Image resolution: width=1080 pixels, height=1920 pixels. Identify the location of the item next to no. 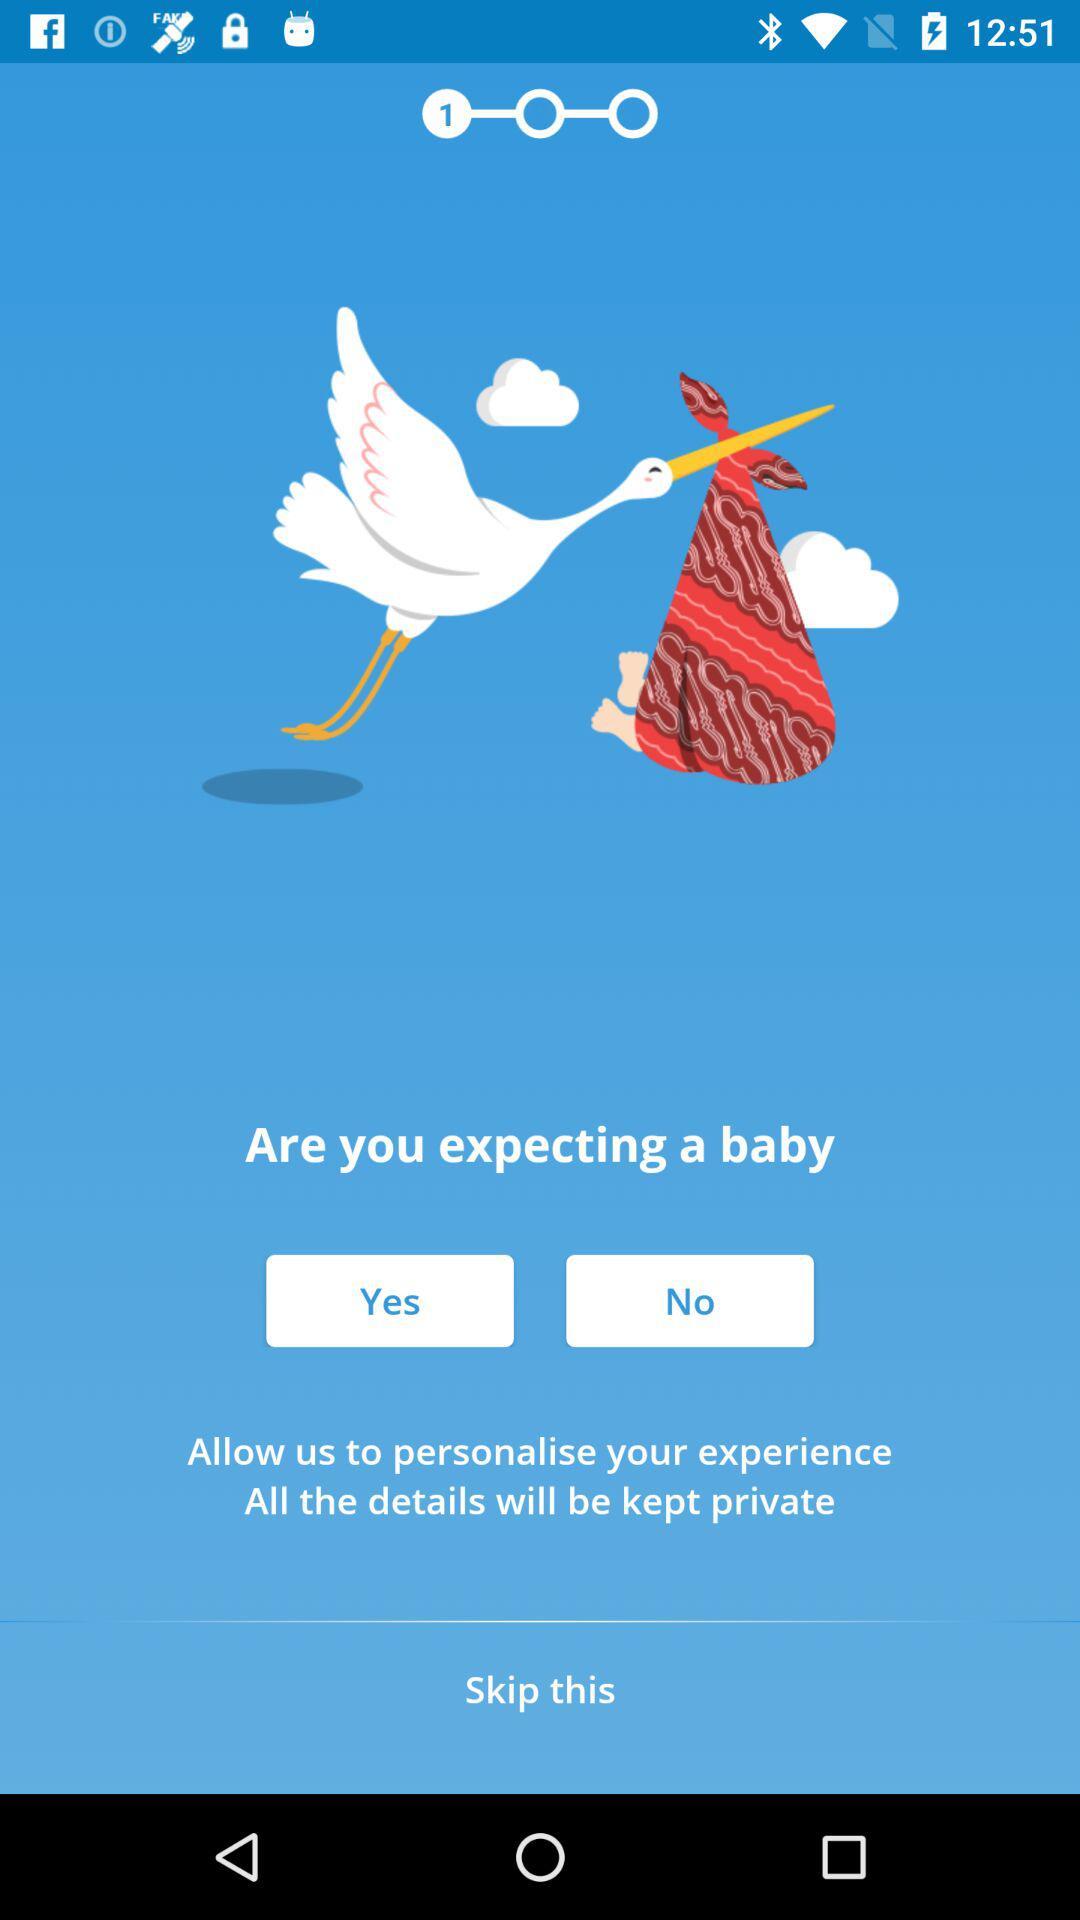
(389, 1300).